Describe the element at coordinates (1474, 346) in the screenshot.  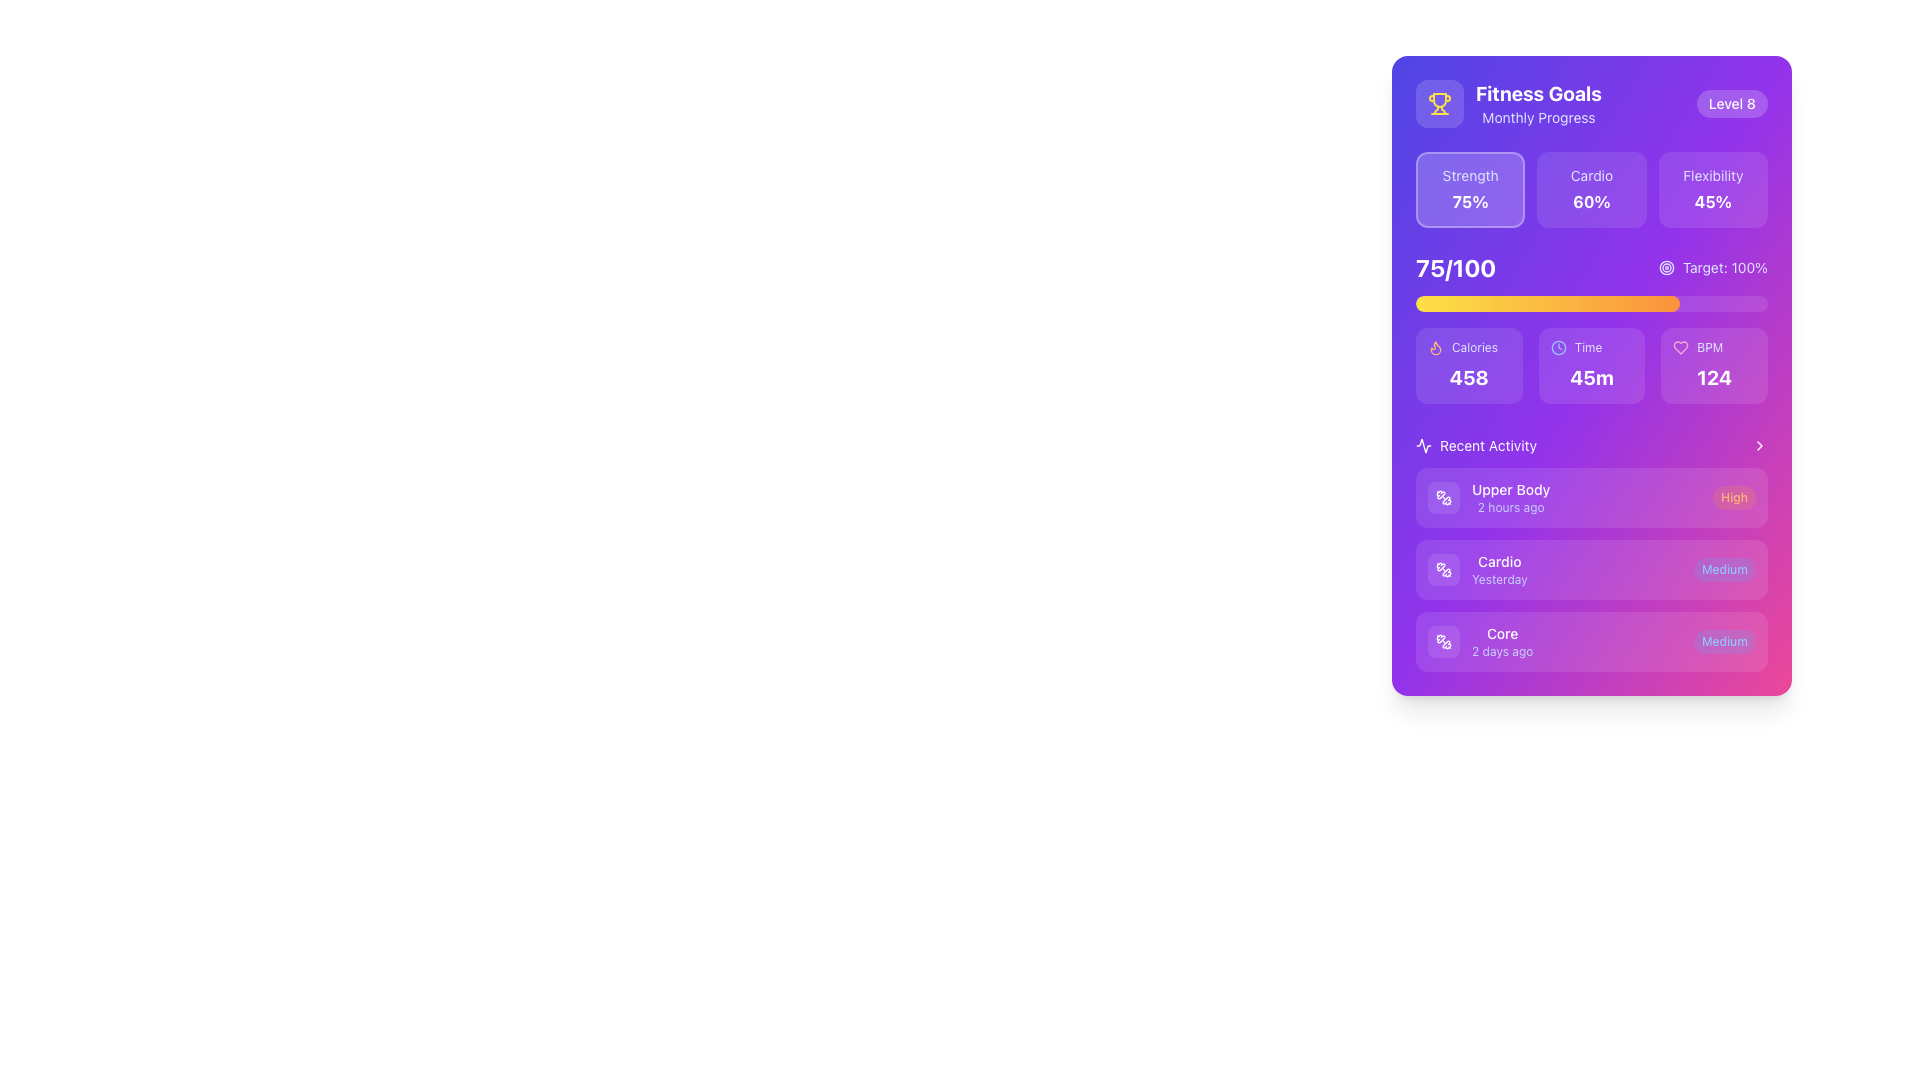
I see `text content of the small text label reading 'Calories', which is styled with a light indigo-blue color and positioned in a fitness tracker widget` at that location.